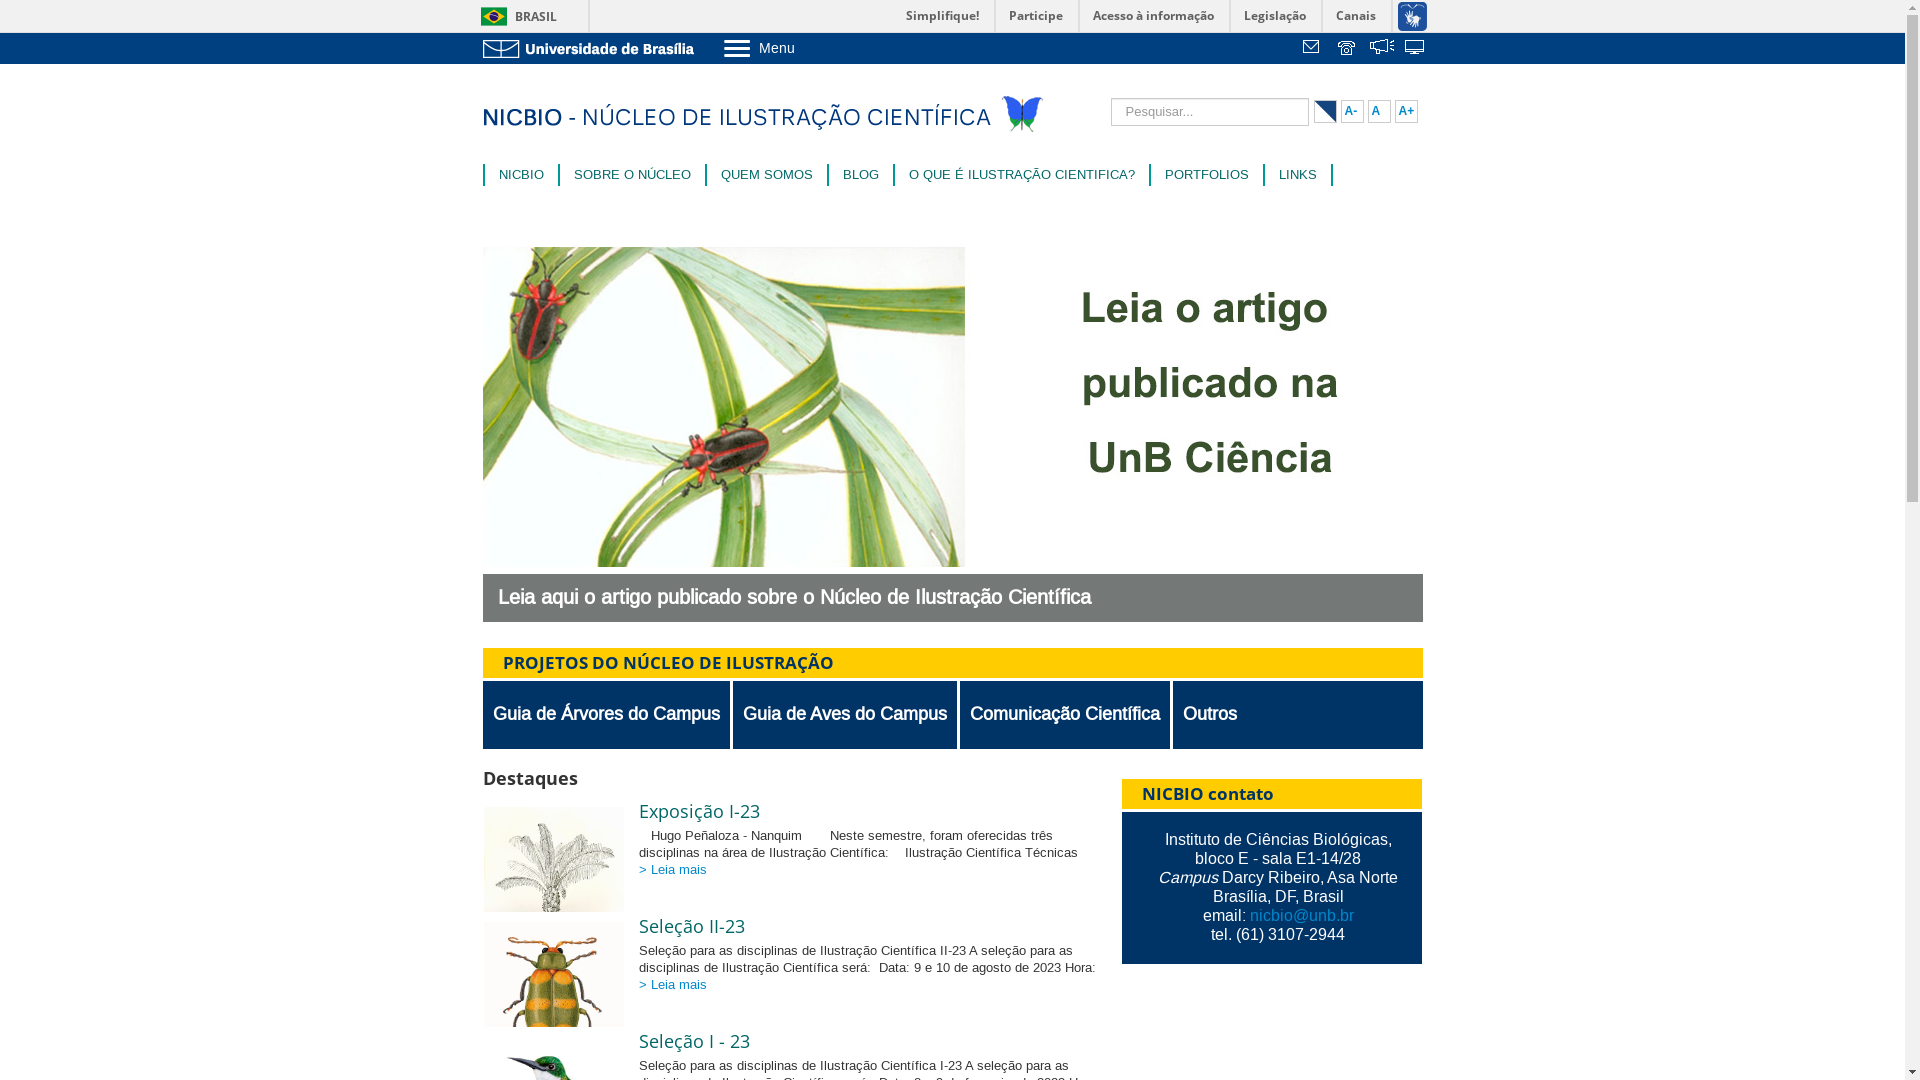 The width and height of the screenshot is (1920, 1080). I want to click on ' ', so click(1348, 48).